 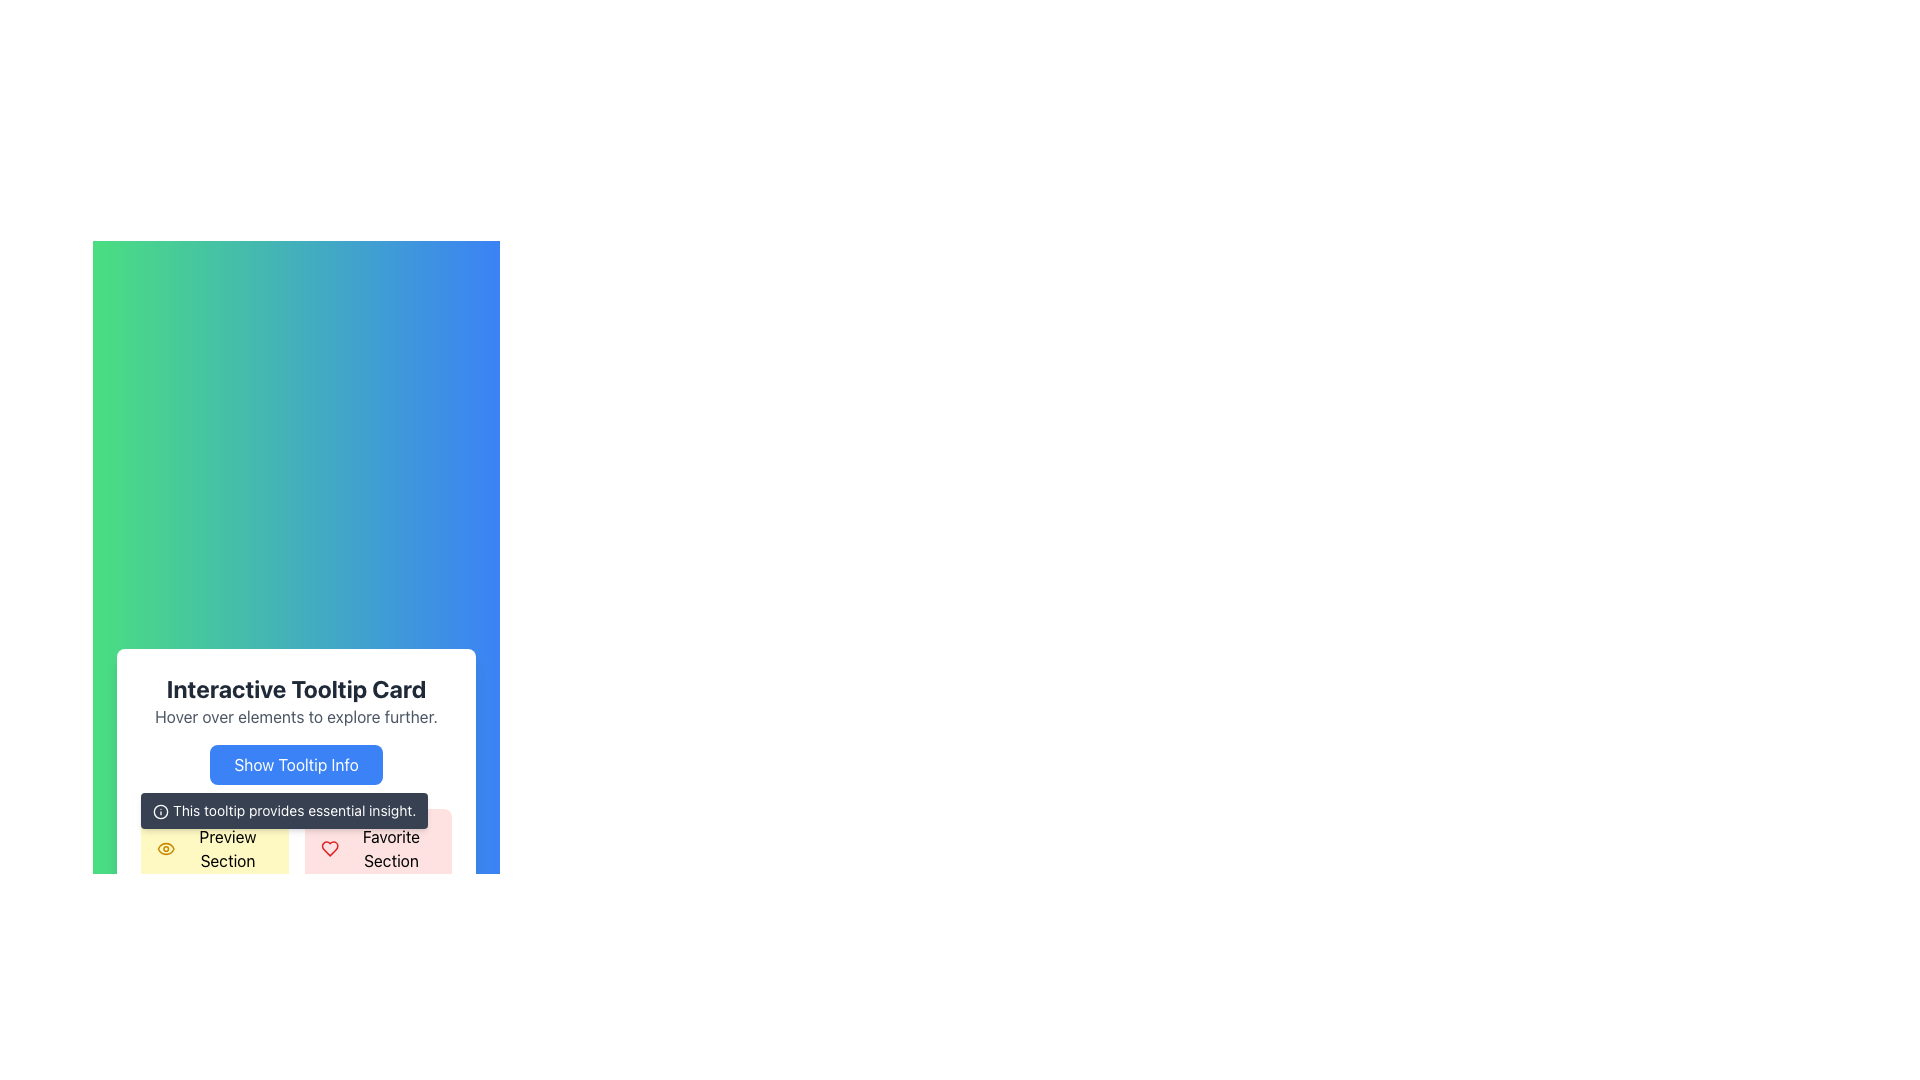 I want to click on text content of the header in the interactive tooltip card, which displays the title 'Interactive Tooltip Card' and the instruction 'Hover over elements to explore further.', so click(x=295, y=700).